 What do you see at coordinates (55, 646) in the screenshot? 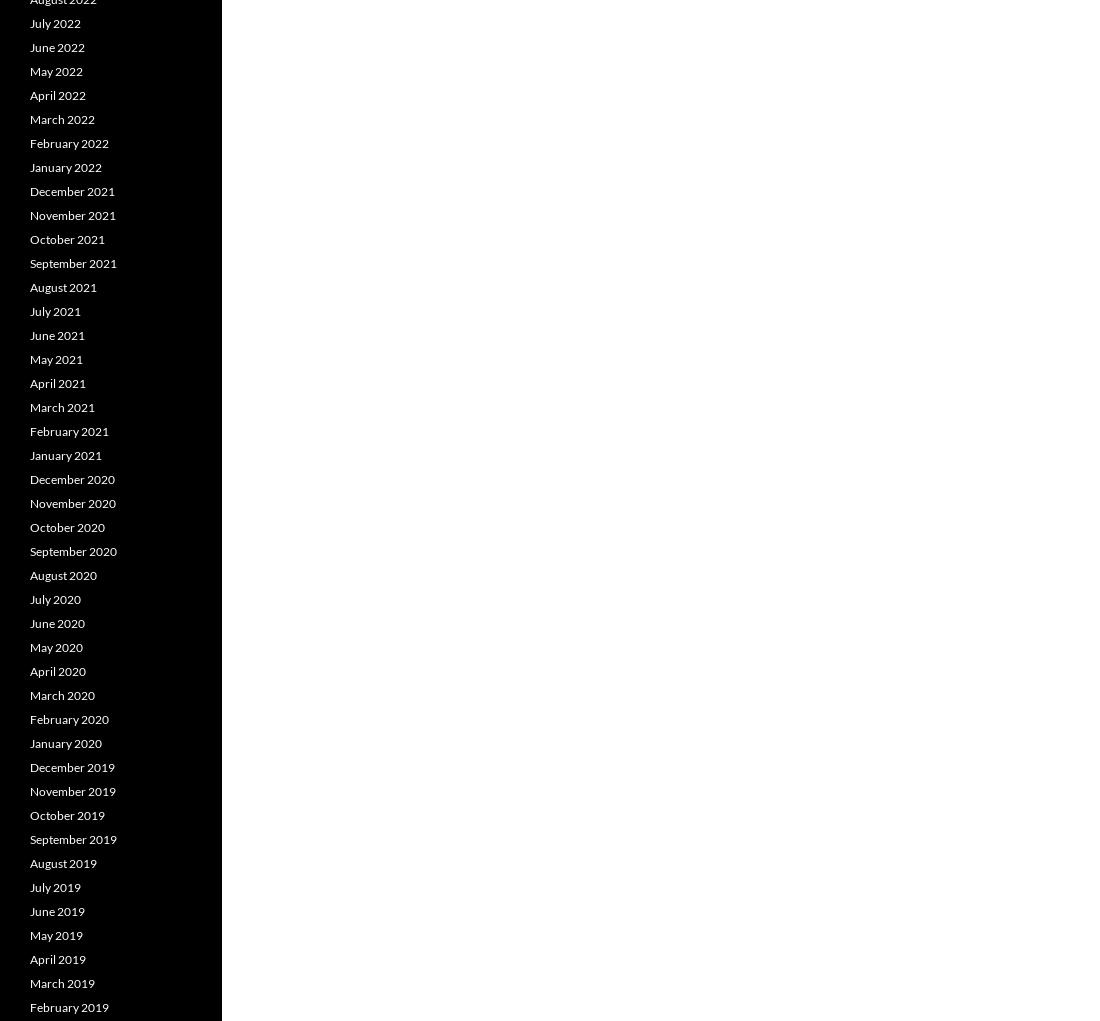
I see `'May 2020'` at bounding box center [55, 646].